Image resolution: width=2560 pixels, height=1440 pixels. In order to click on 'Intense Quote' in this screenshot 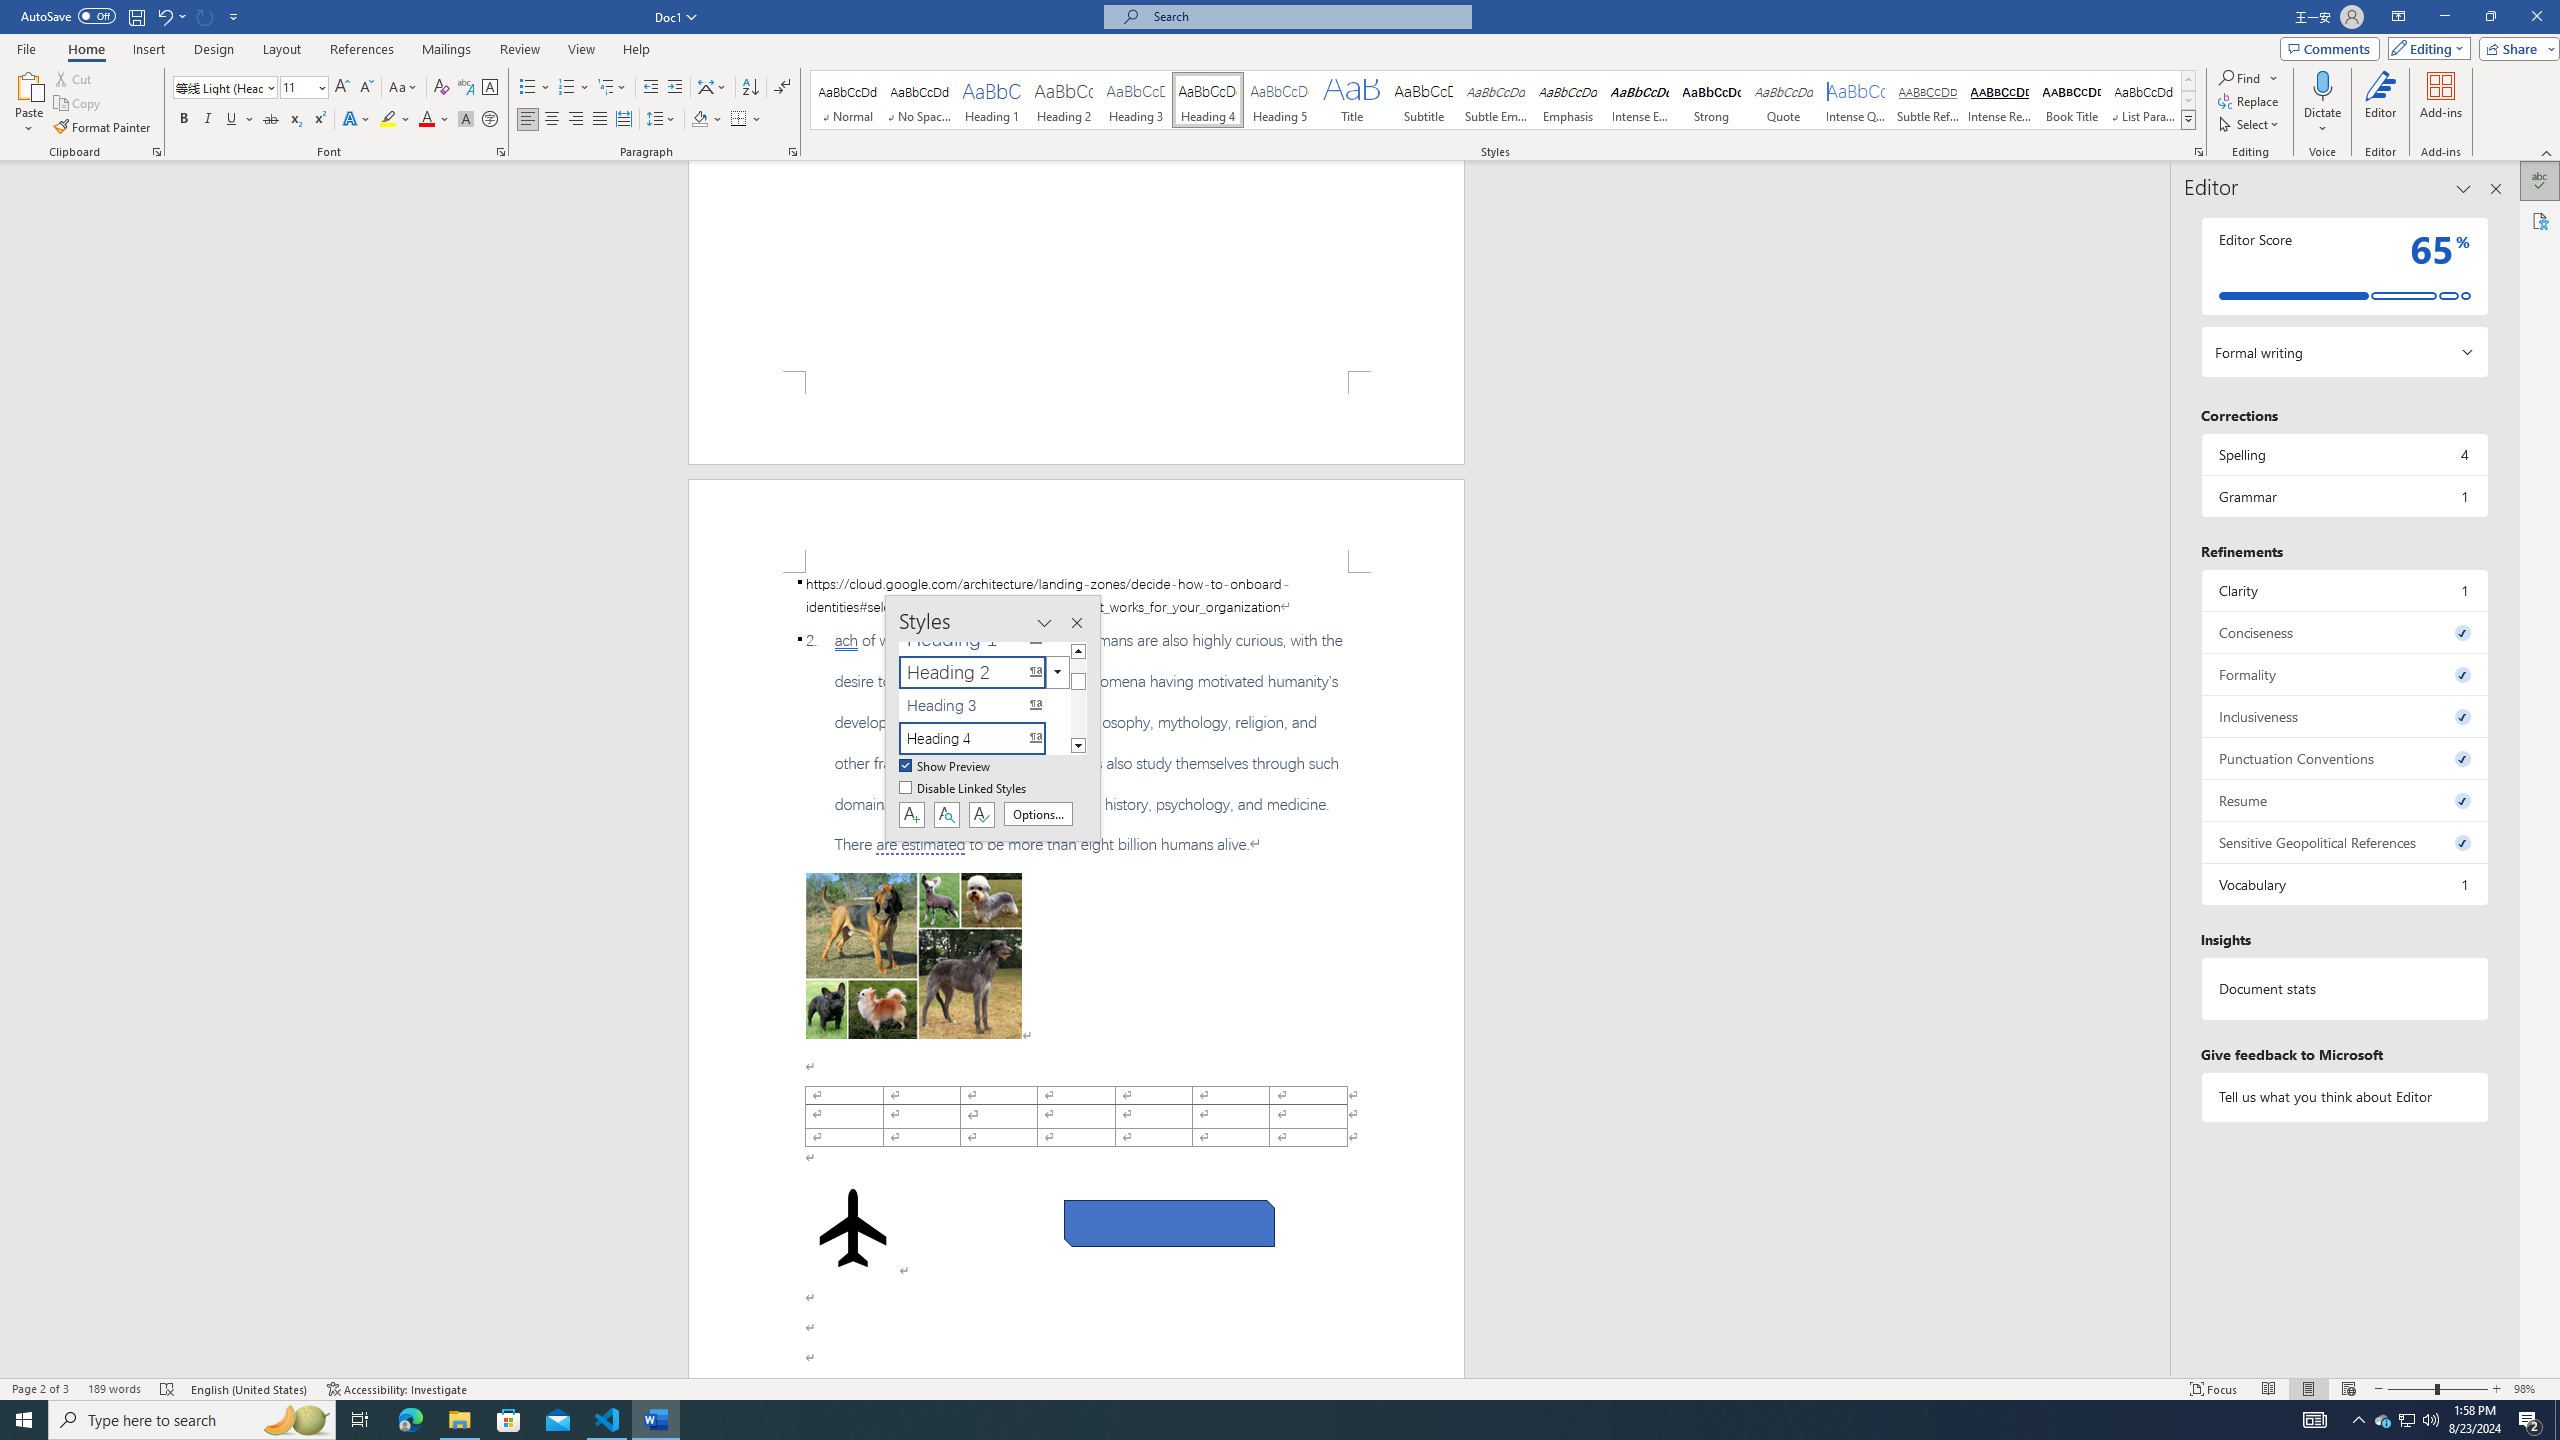, I will do `click(1855, 99)`.